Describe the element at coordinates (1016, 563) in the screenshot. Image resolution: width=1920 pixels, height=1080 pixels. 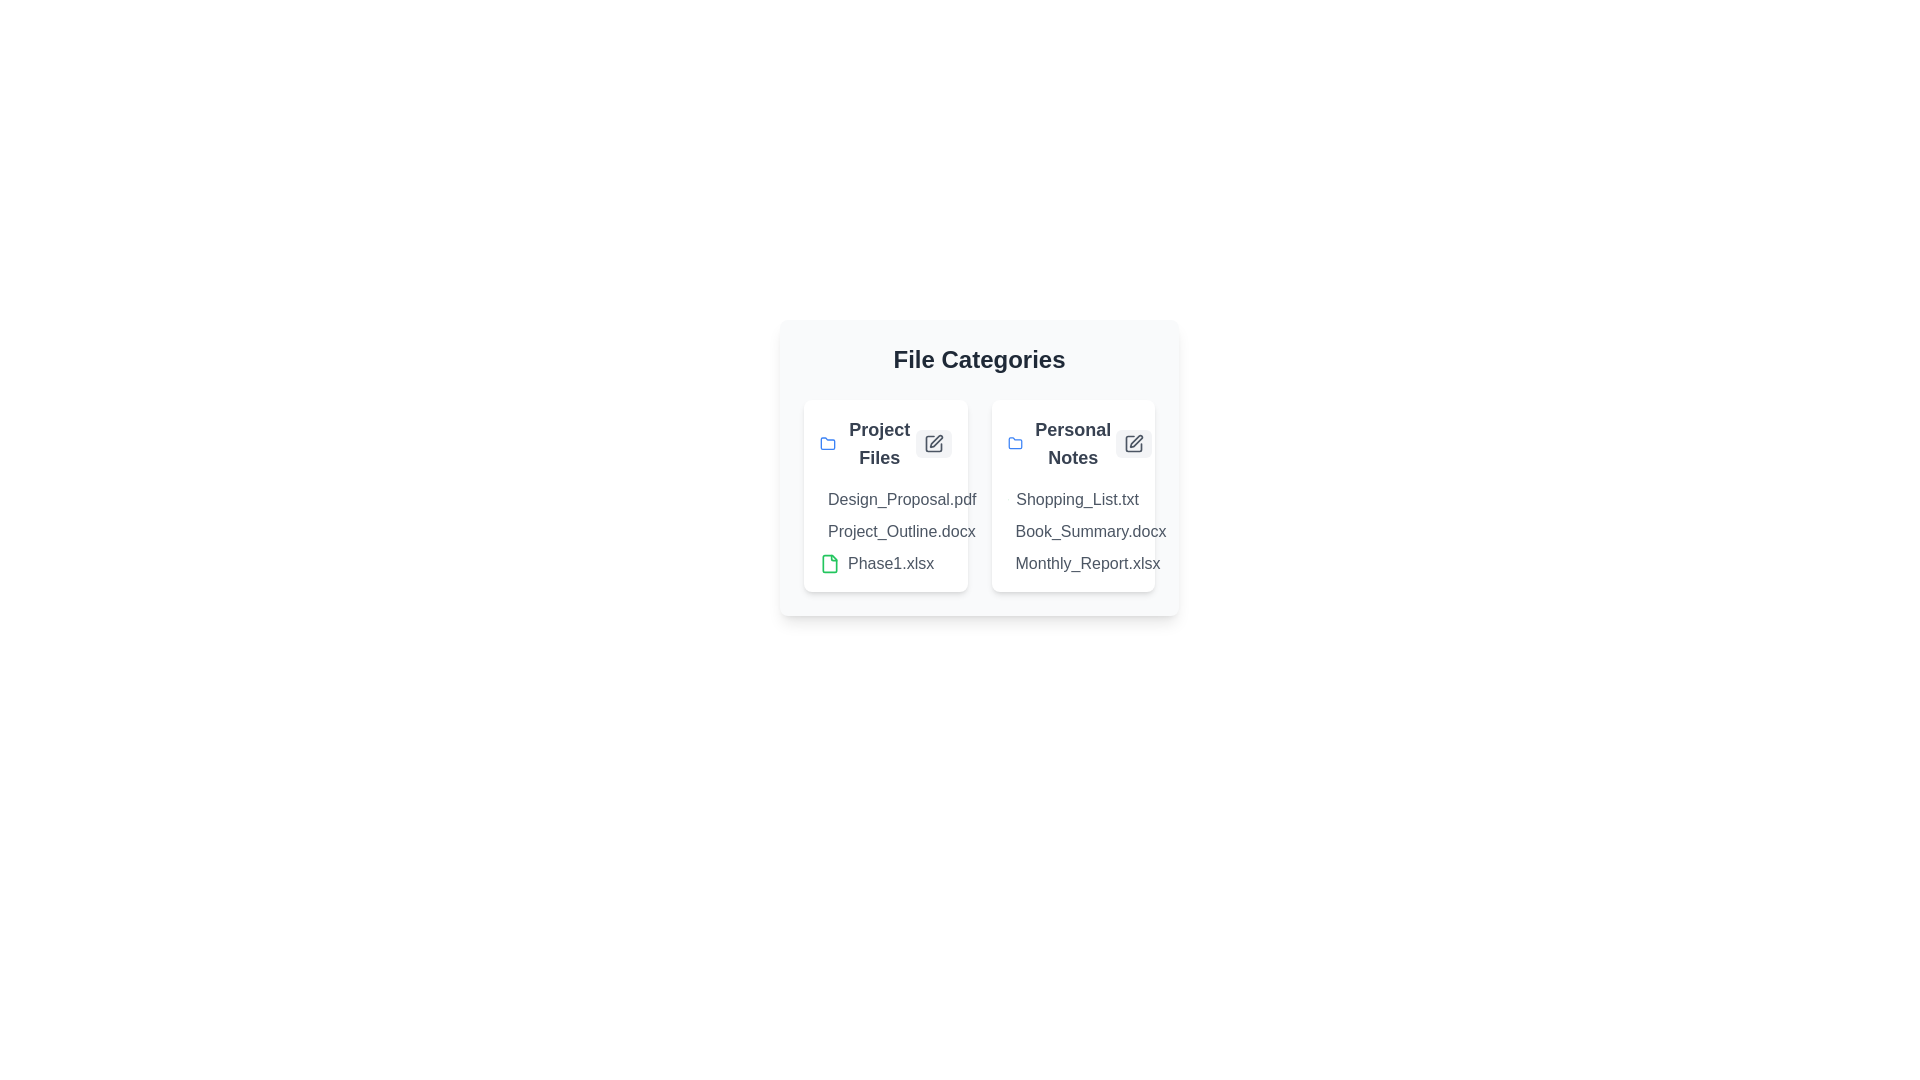
I see `the document Monthly_Report.xlsx` at that location.